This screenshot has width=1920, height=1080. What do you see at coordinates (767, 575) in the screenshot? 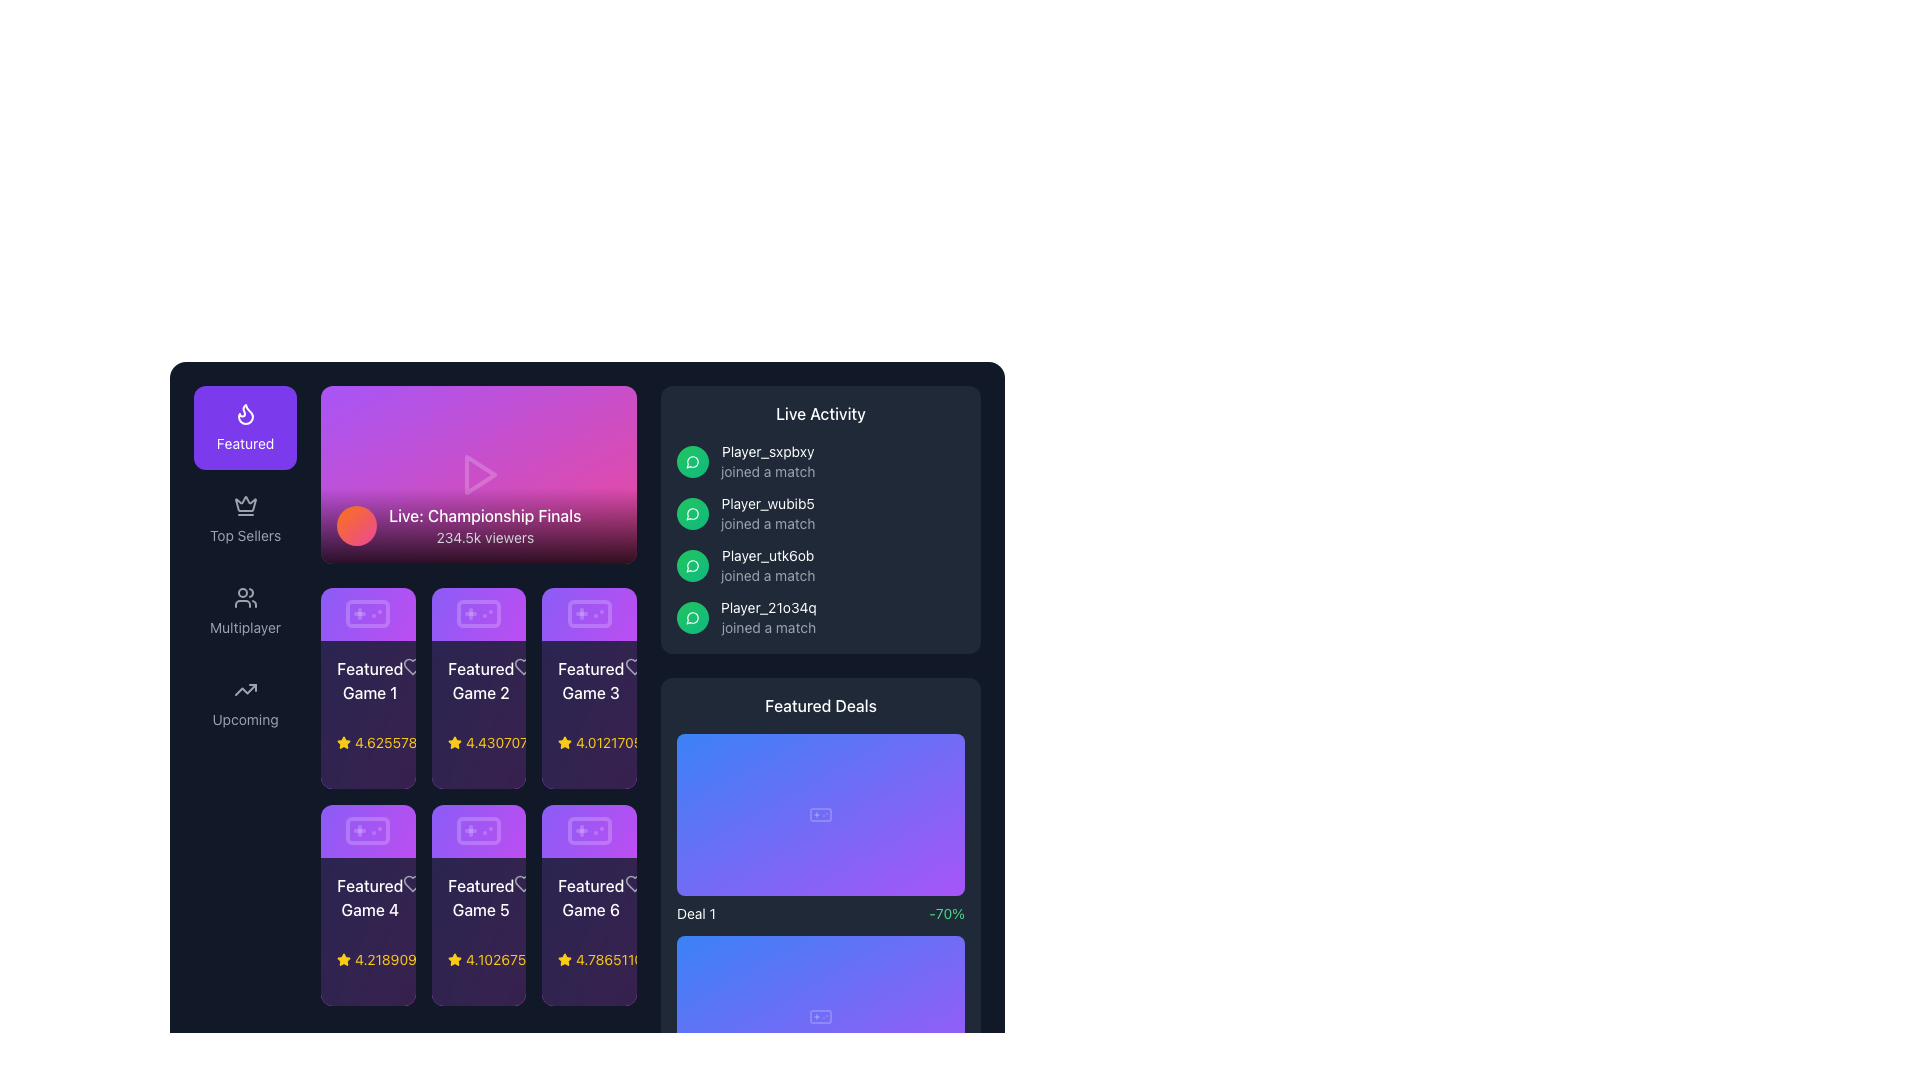
I see `the text label displaying 'joined a match' in light gray font, located within the 'Live Activity' panel, below 'Player_utk6ob'` at bounding box center [767, 575].